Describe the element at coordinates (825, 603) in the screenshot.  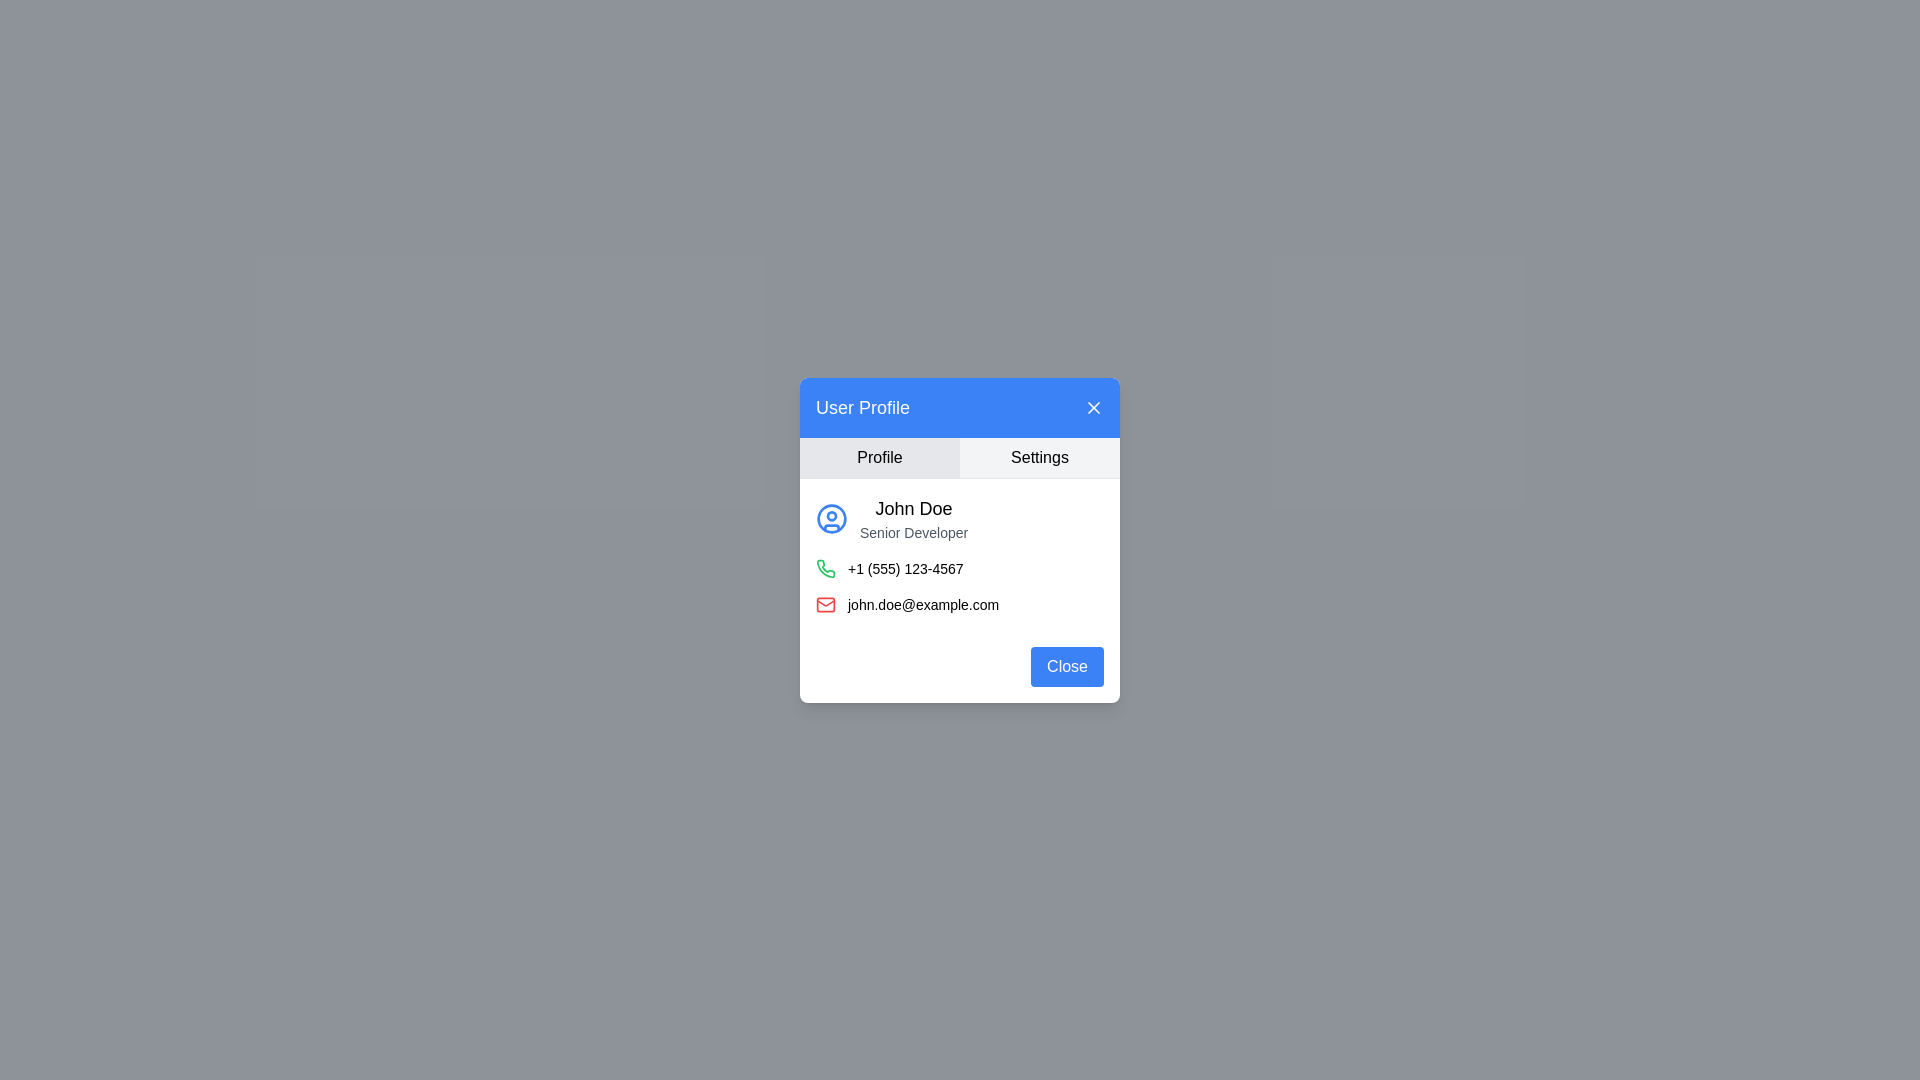
I see `the email icon located on the lower portion of the user profile panel, which precedes the email text 'john.doe@example.com'` at that location.